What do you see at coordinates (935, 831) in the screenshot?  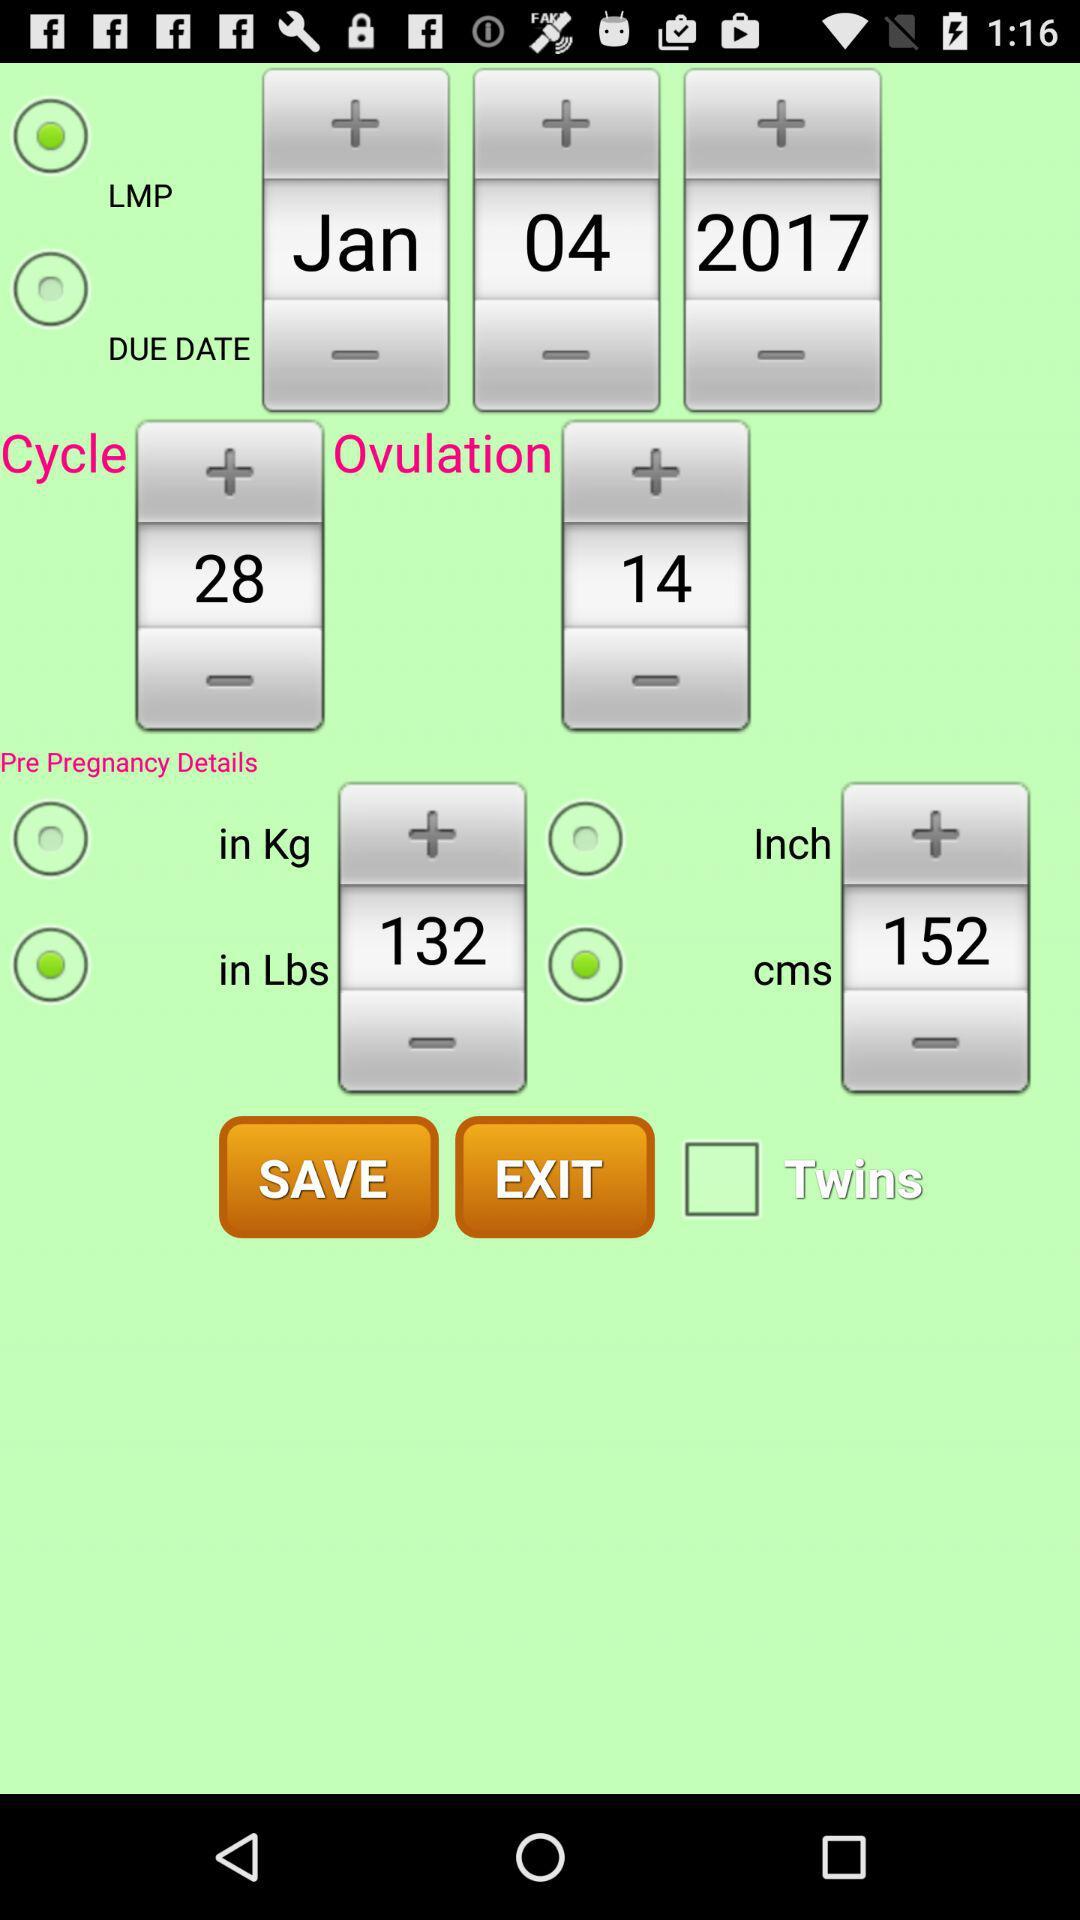 I see `an inch` at bounding box center [935, 831].